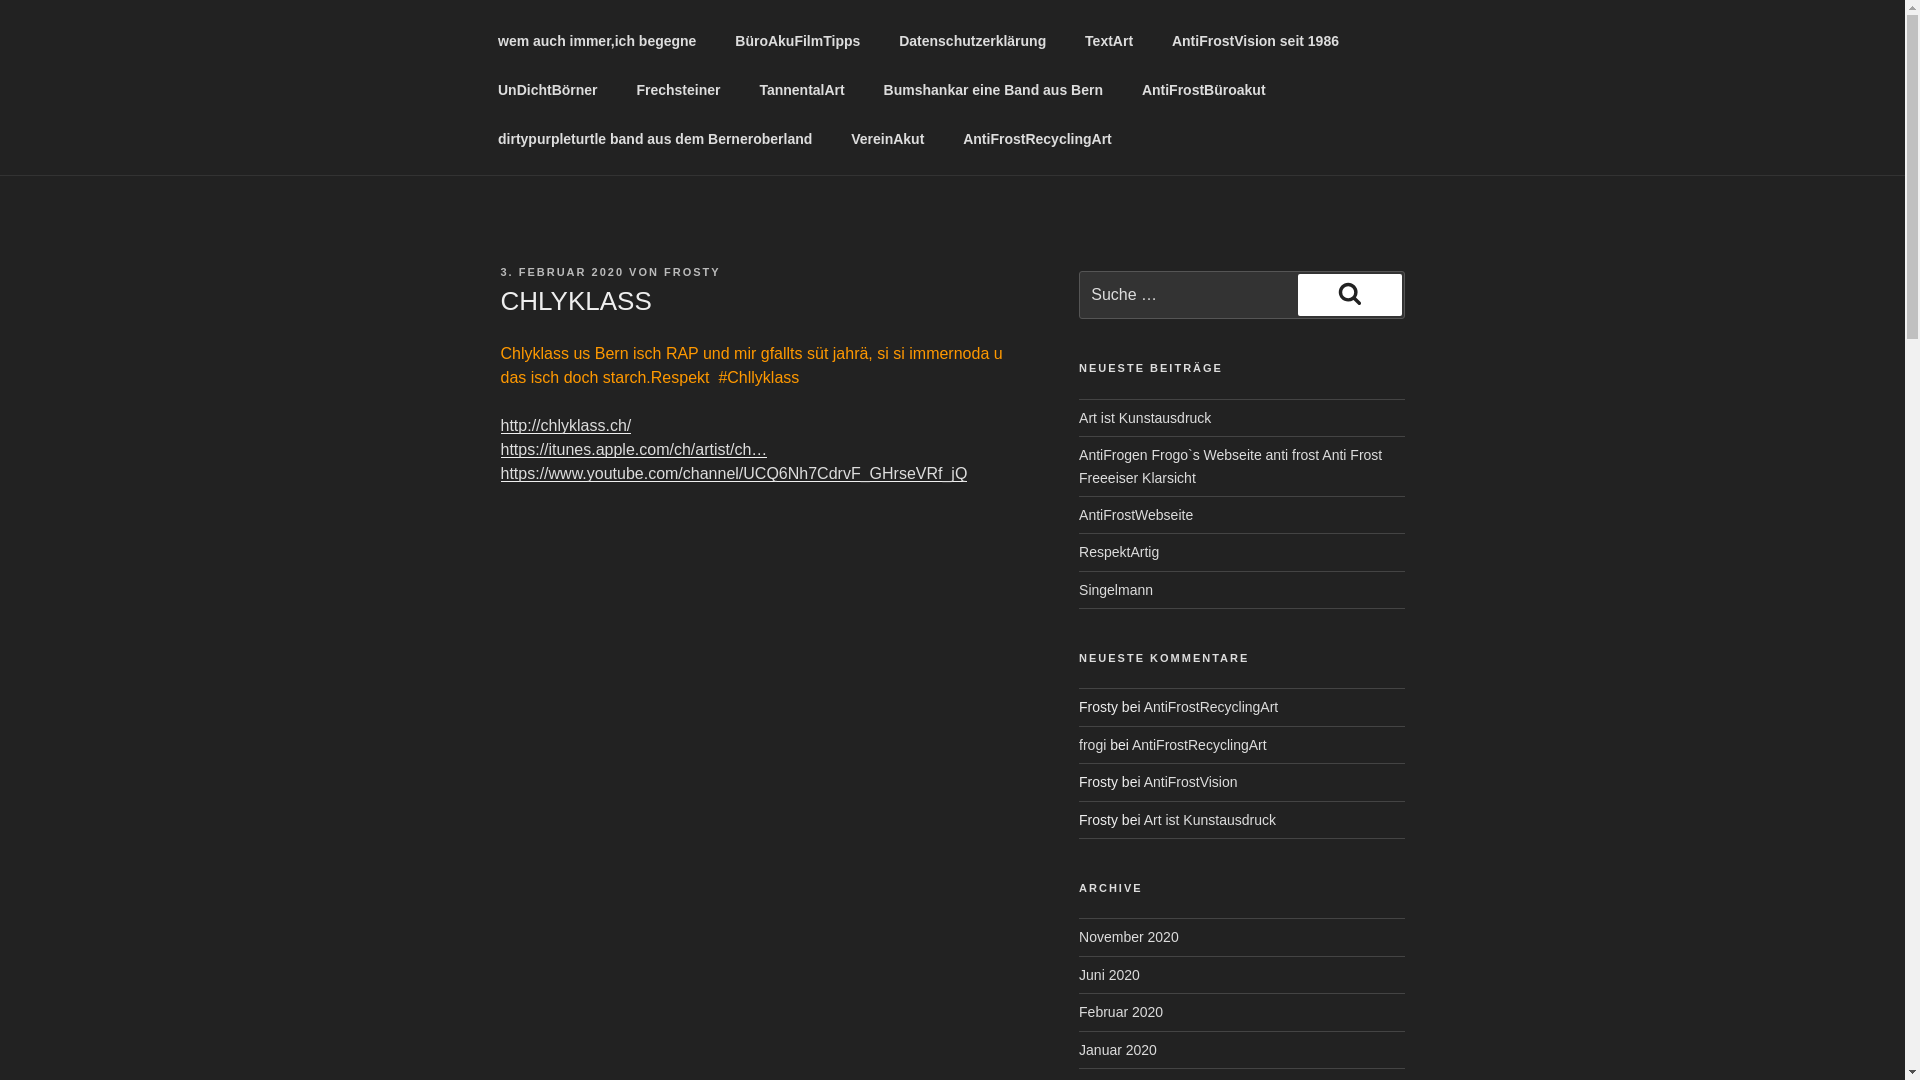 This screenshot has width=1920, height=1080. I want to click on 'FROSTY', so click(692, 272).